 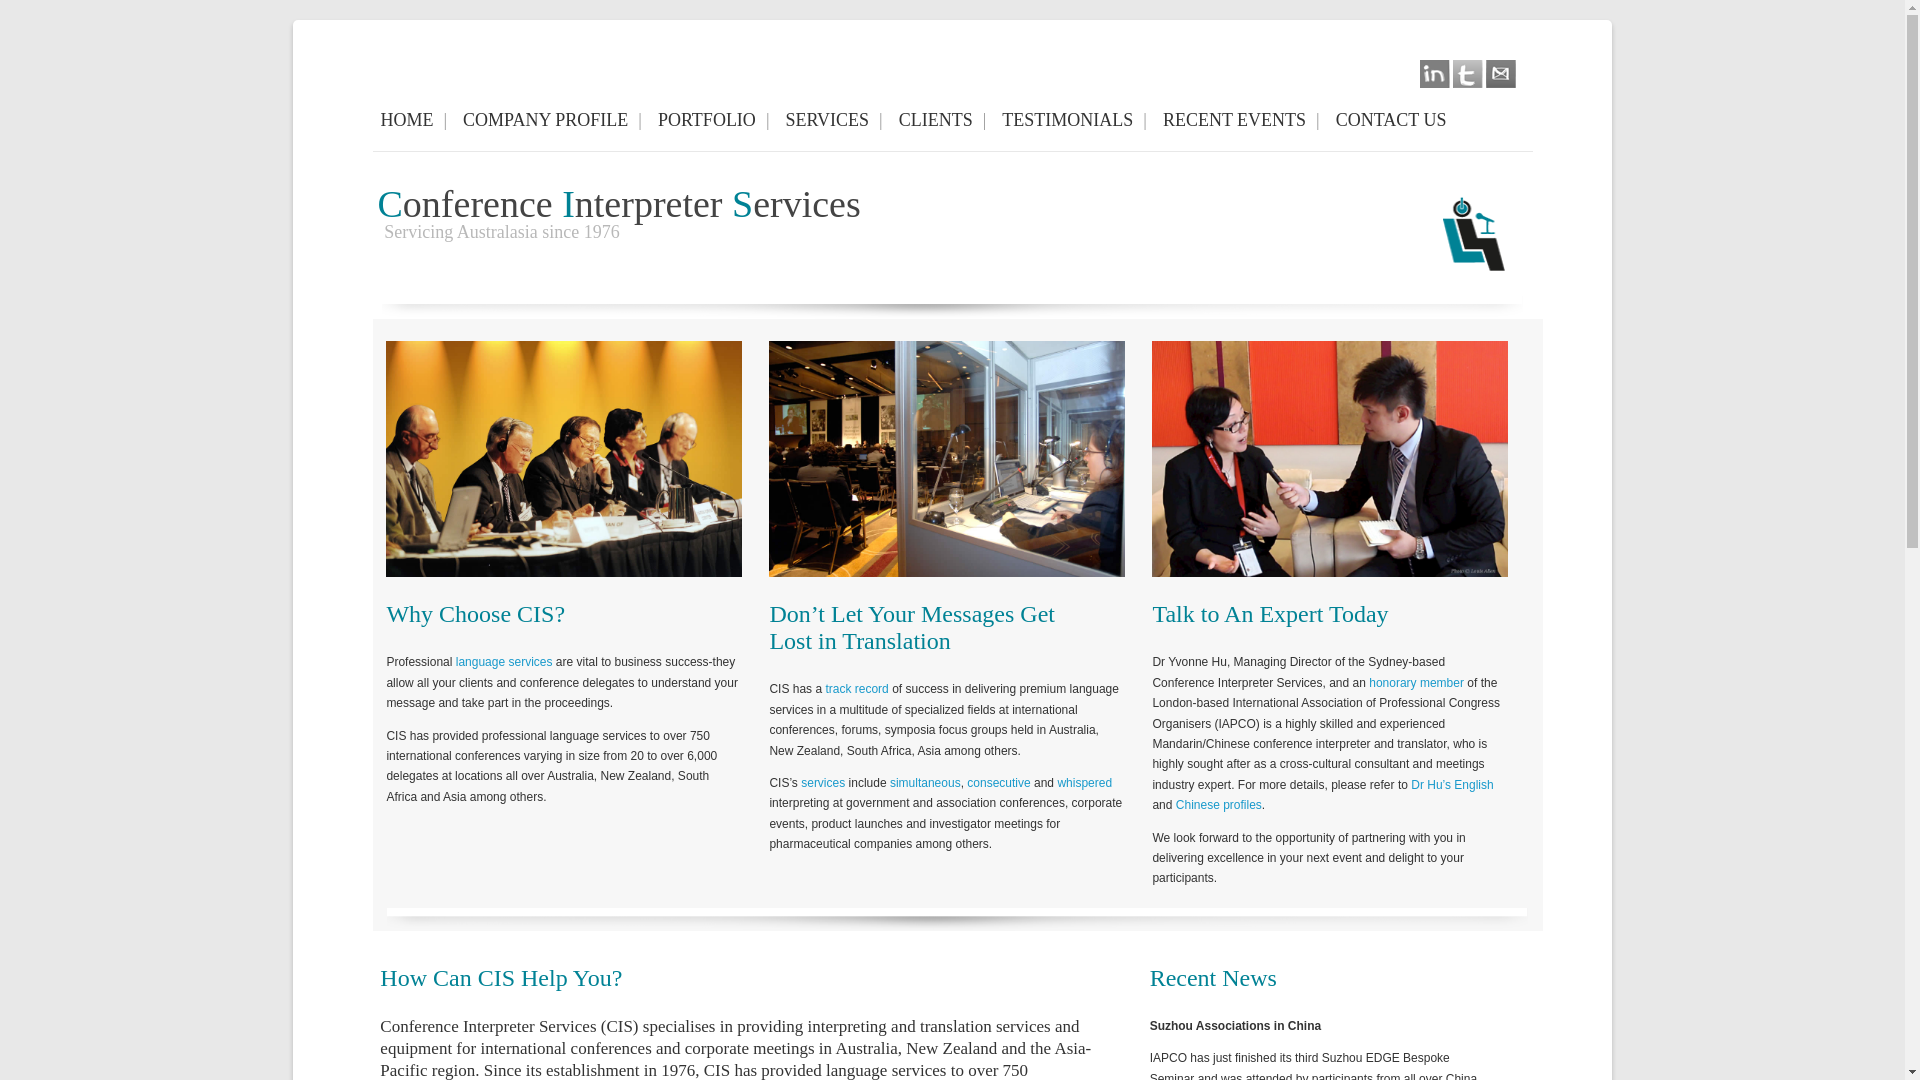 I want to click on 'E-mail', so click(x=1486, y=73).